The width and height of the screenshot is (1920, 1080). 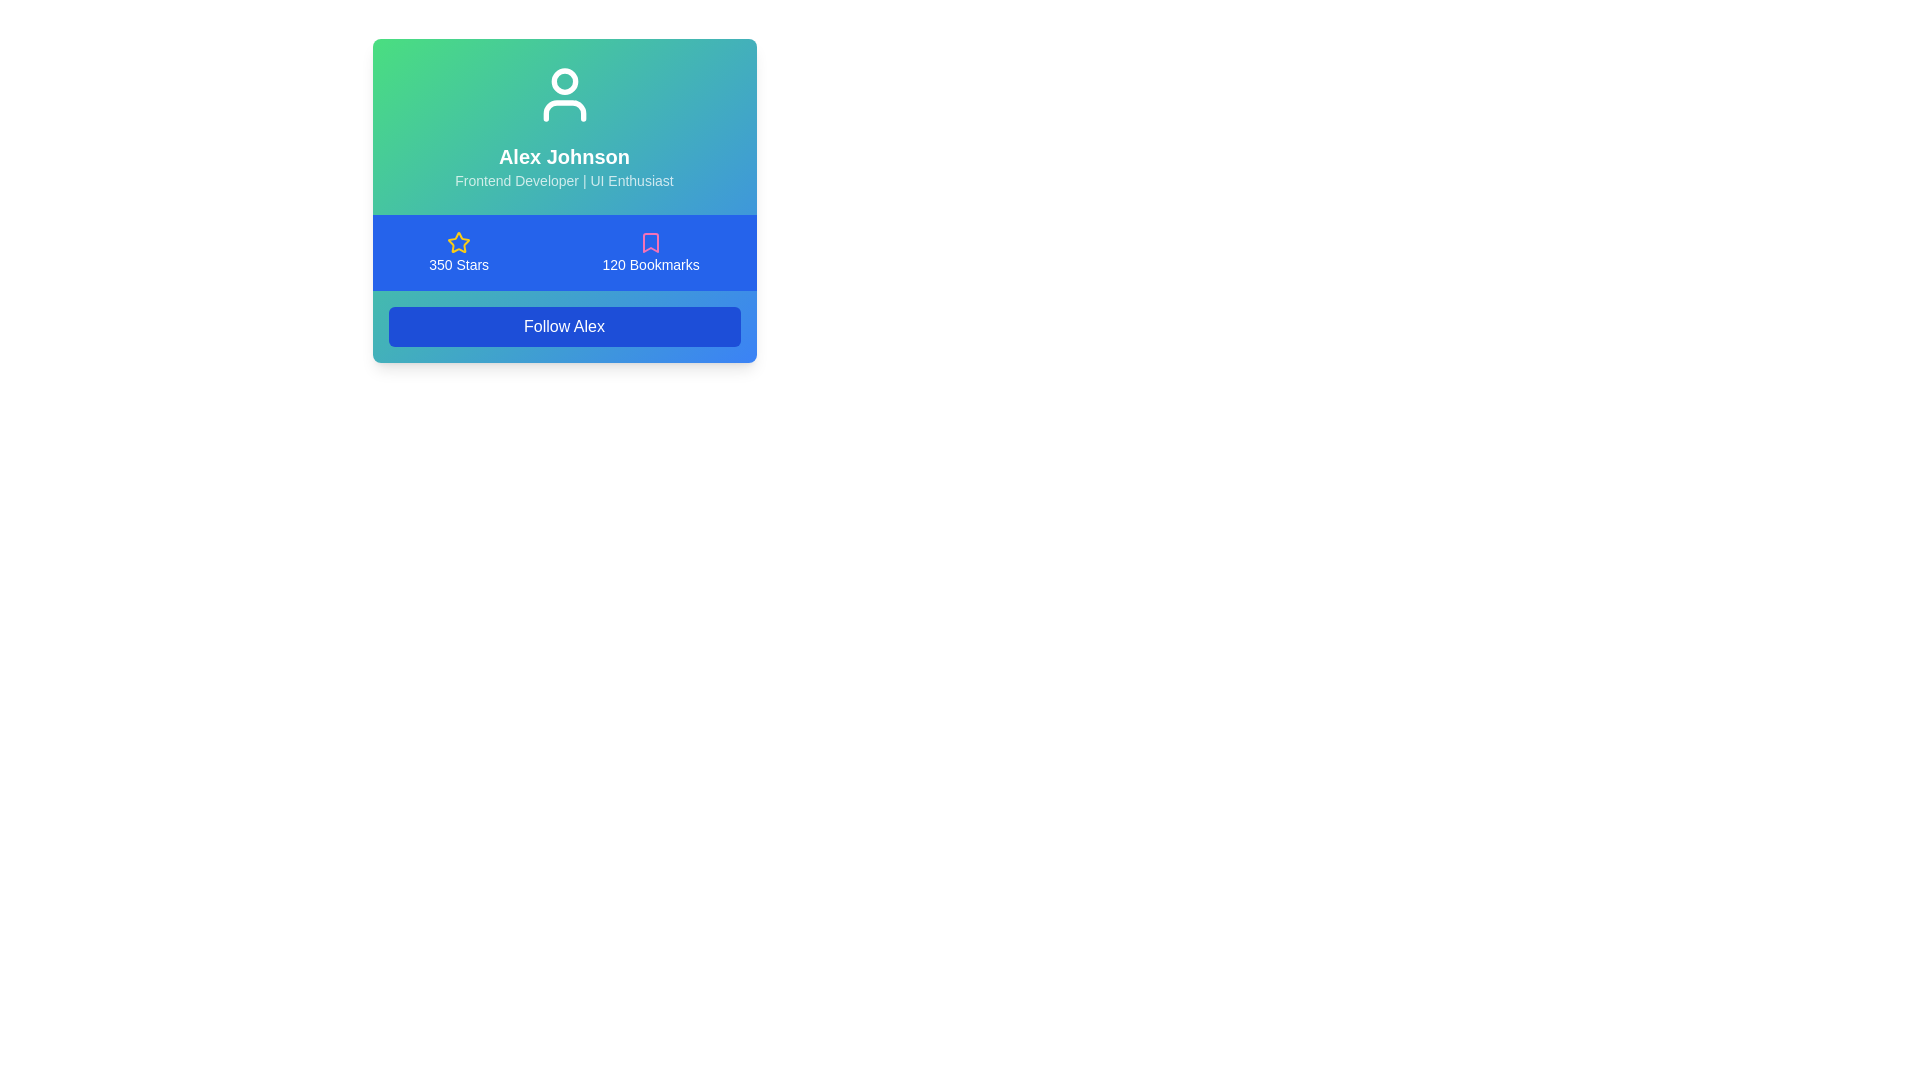 I want to click on the follow button for user 'Alex Johnson', so click(x=563, y=326).